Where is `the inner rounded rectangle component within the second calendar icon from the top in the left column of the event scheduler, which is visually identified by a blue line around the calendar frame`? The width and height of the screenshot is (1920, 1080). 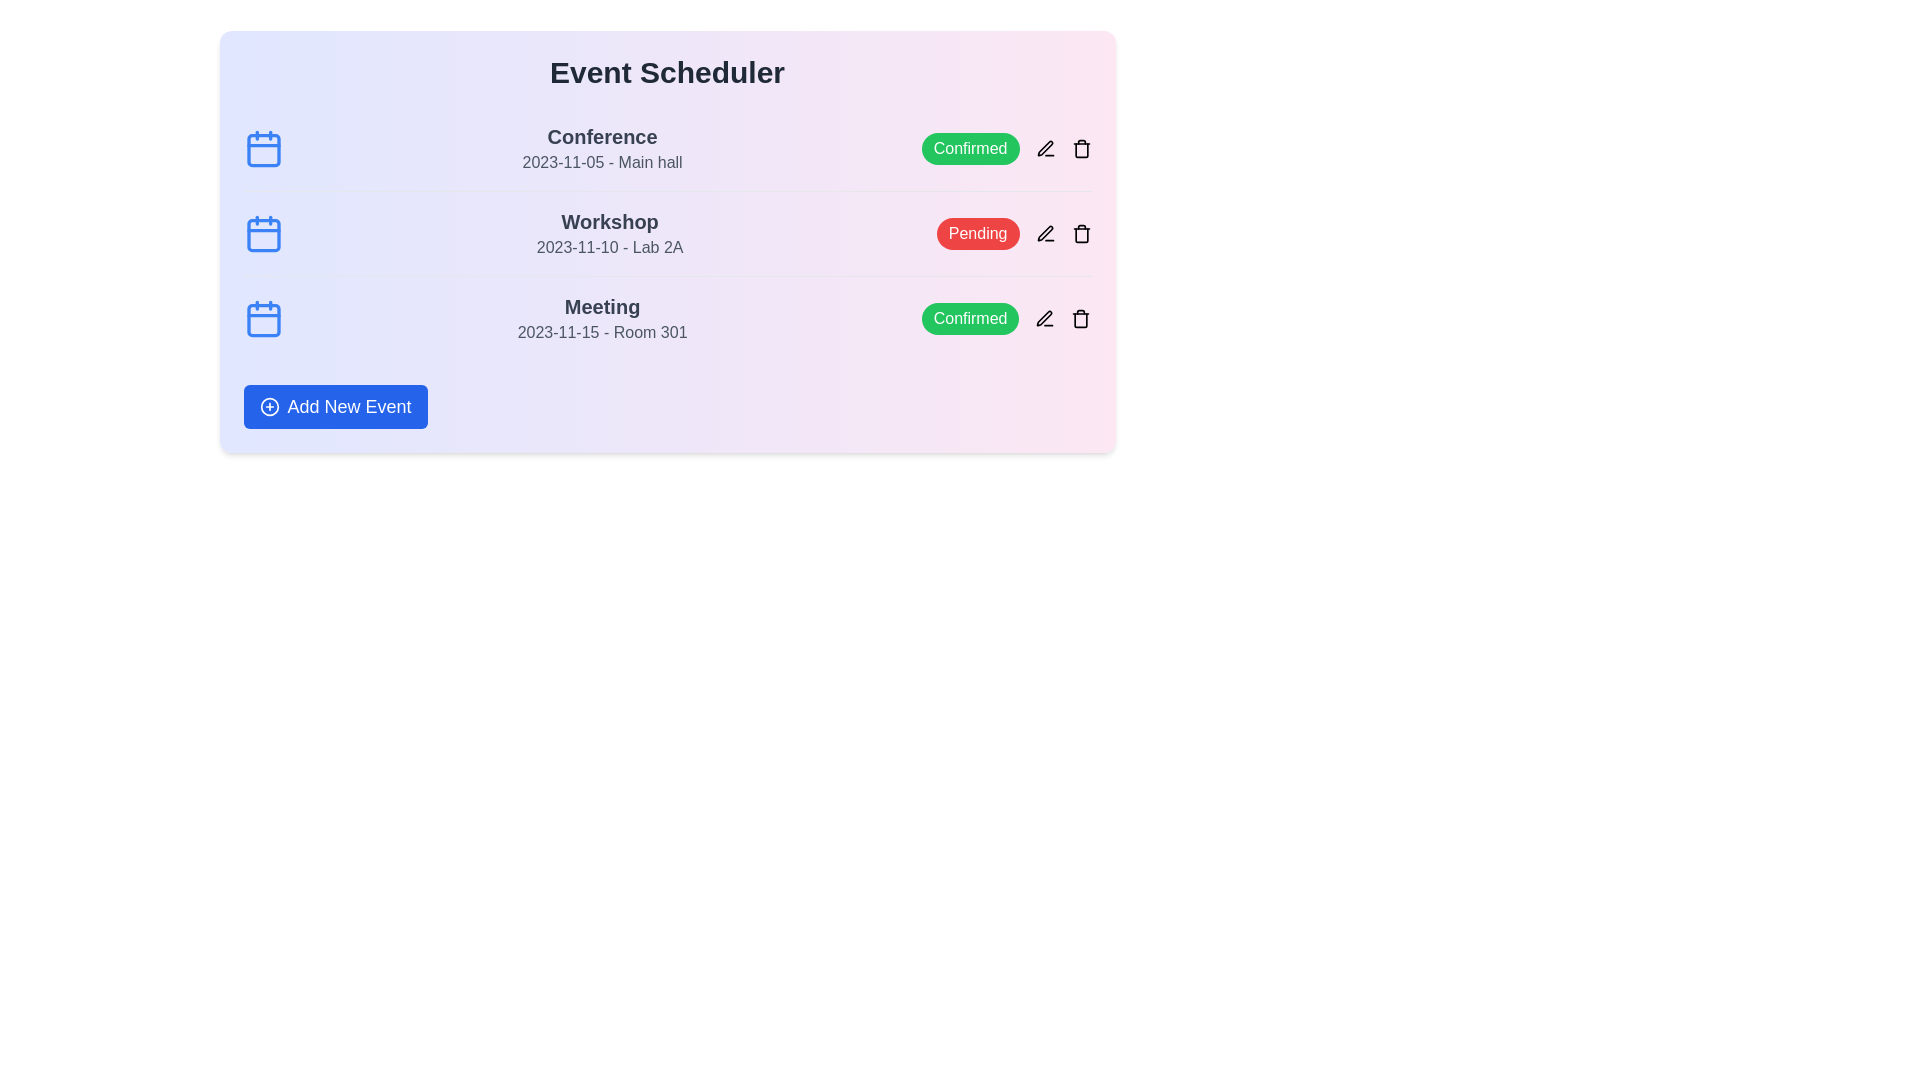
the inner rounded rectangle component within the second calendar icon from the top in the left column of the event scheduler, which is visually identified by a blue line around the calendar frame is located at coordinates (262, 234).